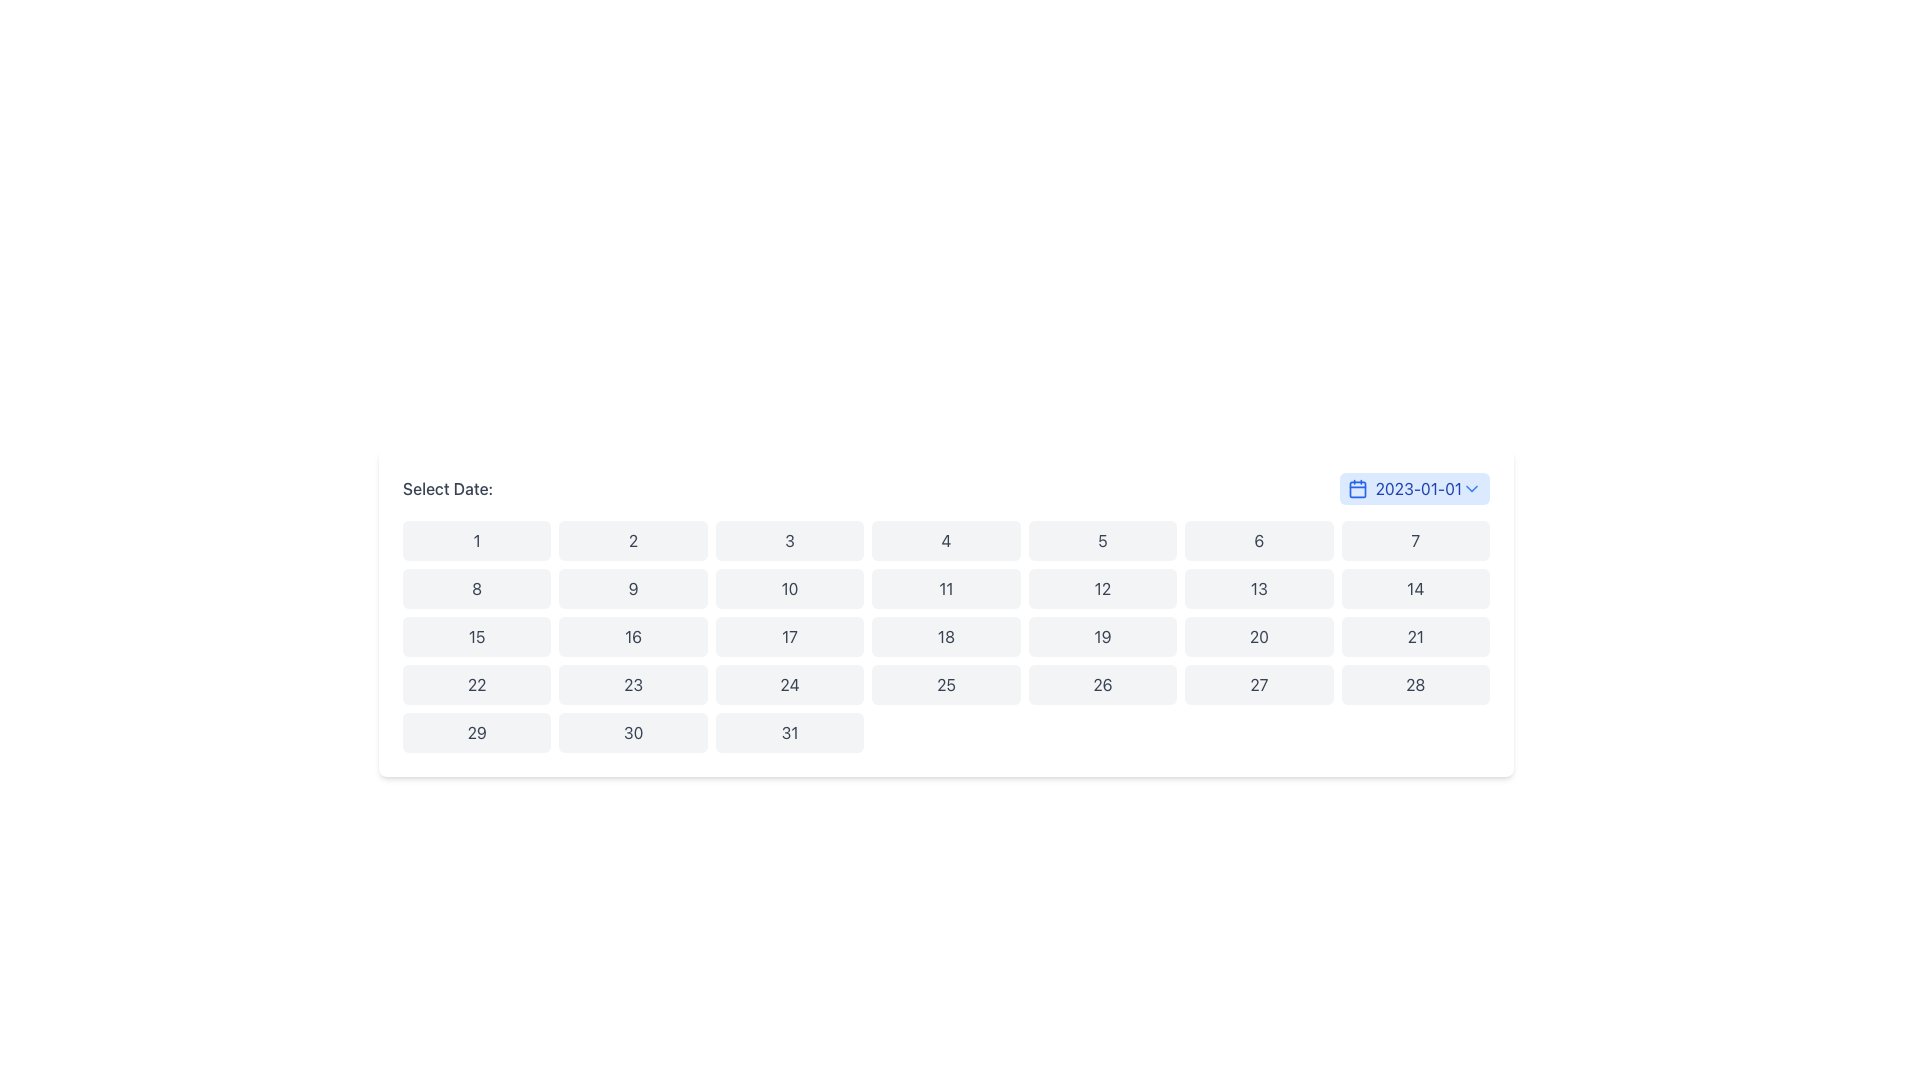  I want to click on the rectangular button containing the number '12' with a light gray background in the calendar grid layout, so click(1101, 588).